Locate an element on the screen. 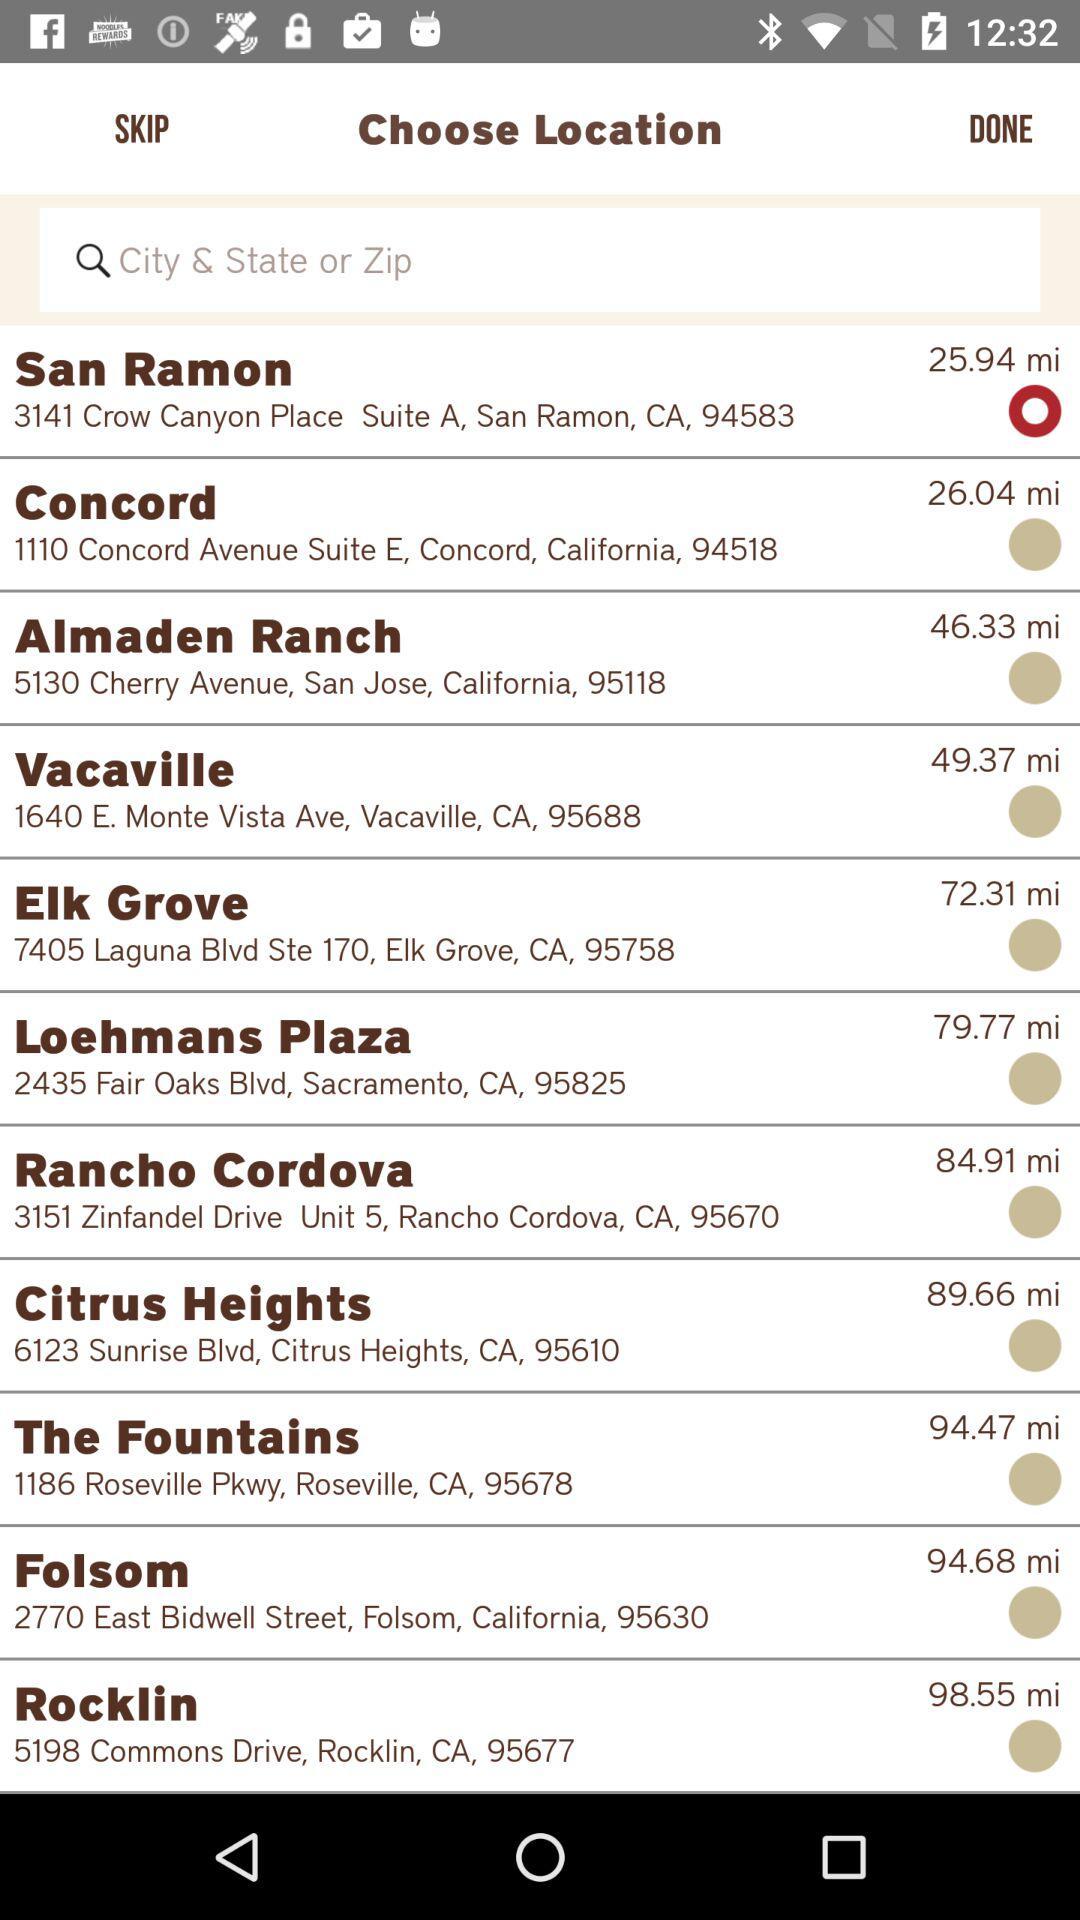 The image size is (1080, 1920). icon next to 94.68 mi icon is located at coordinates (456, 1617).